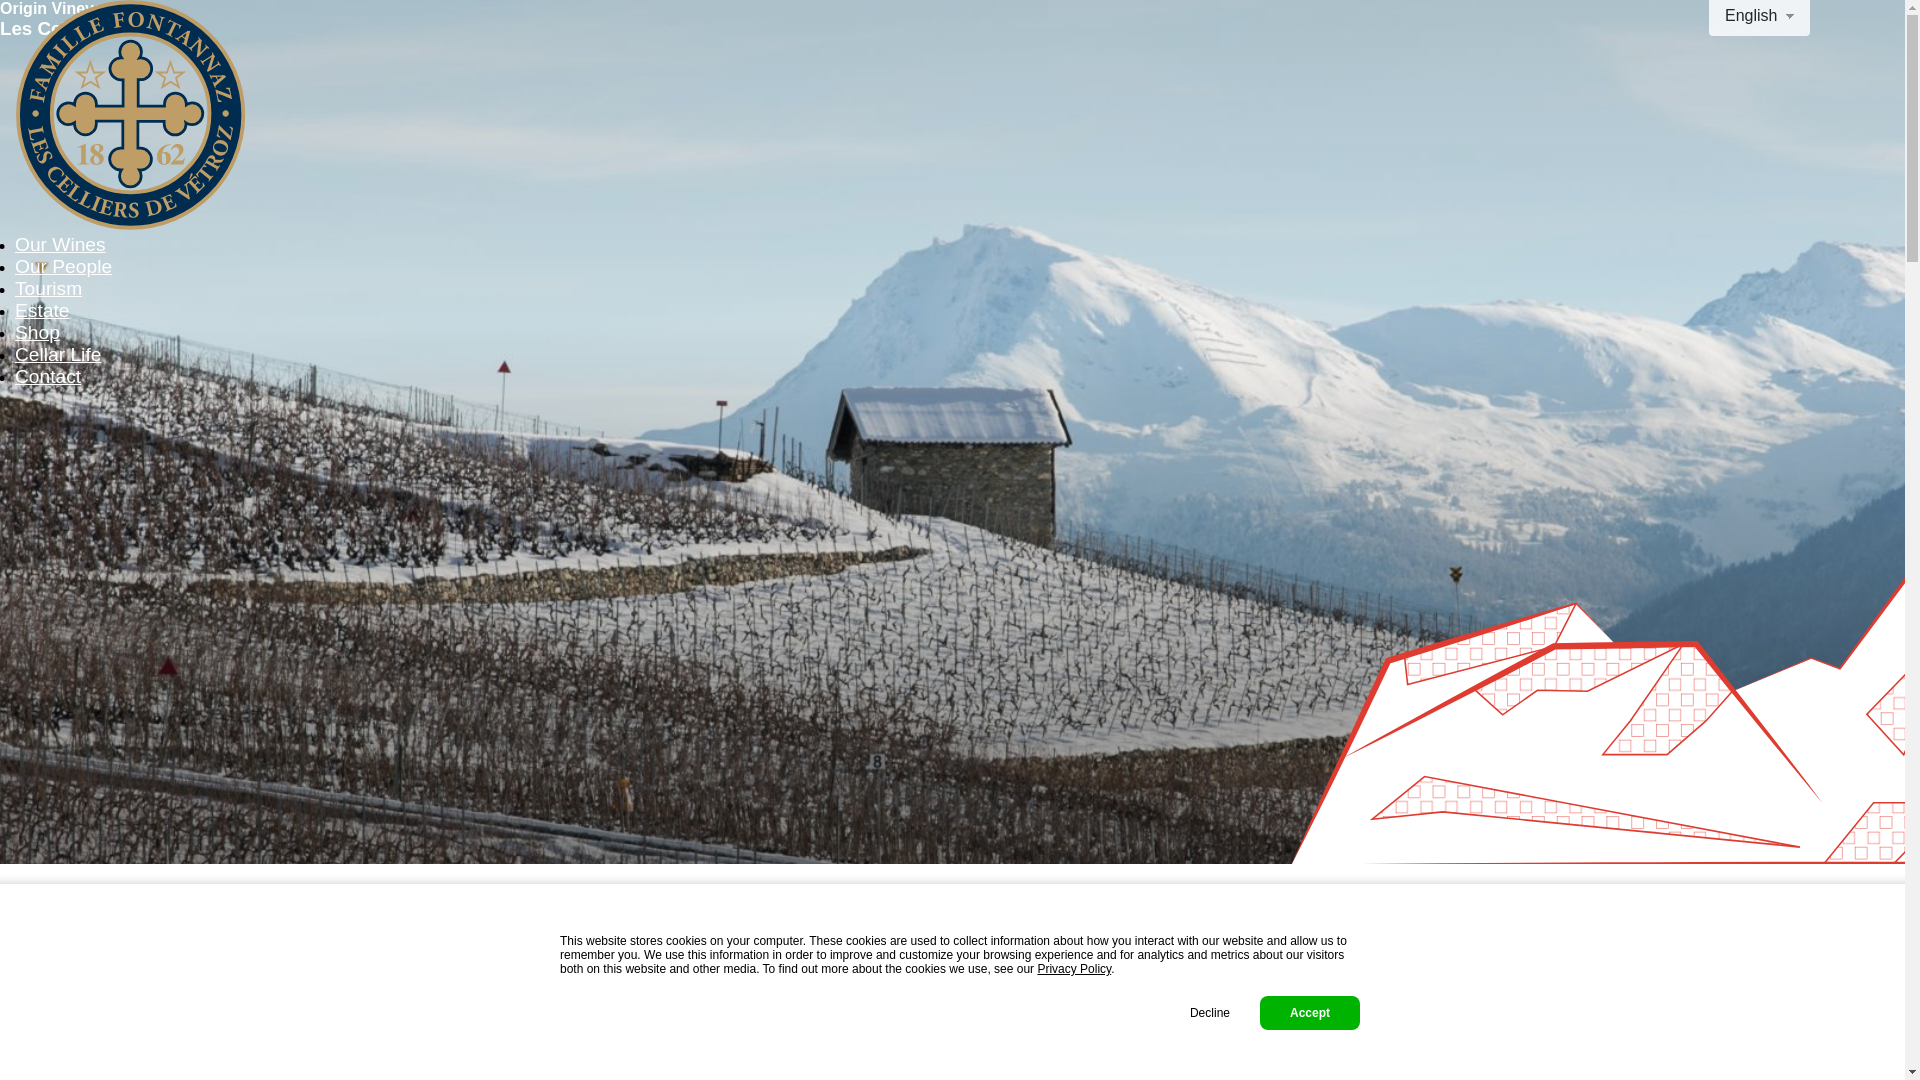  What do you see at coordinates (42, 310) in the screenshot?
I see `'Estate'` at bounding box center [42, 310].